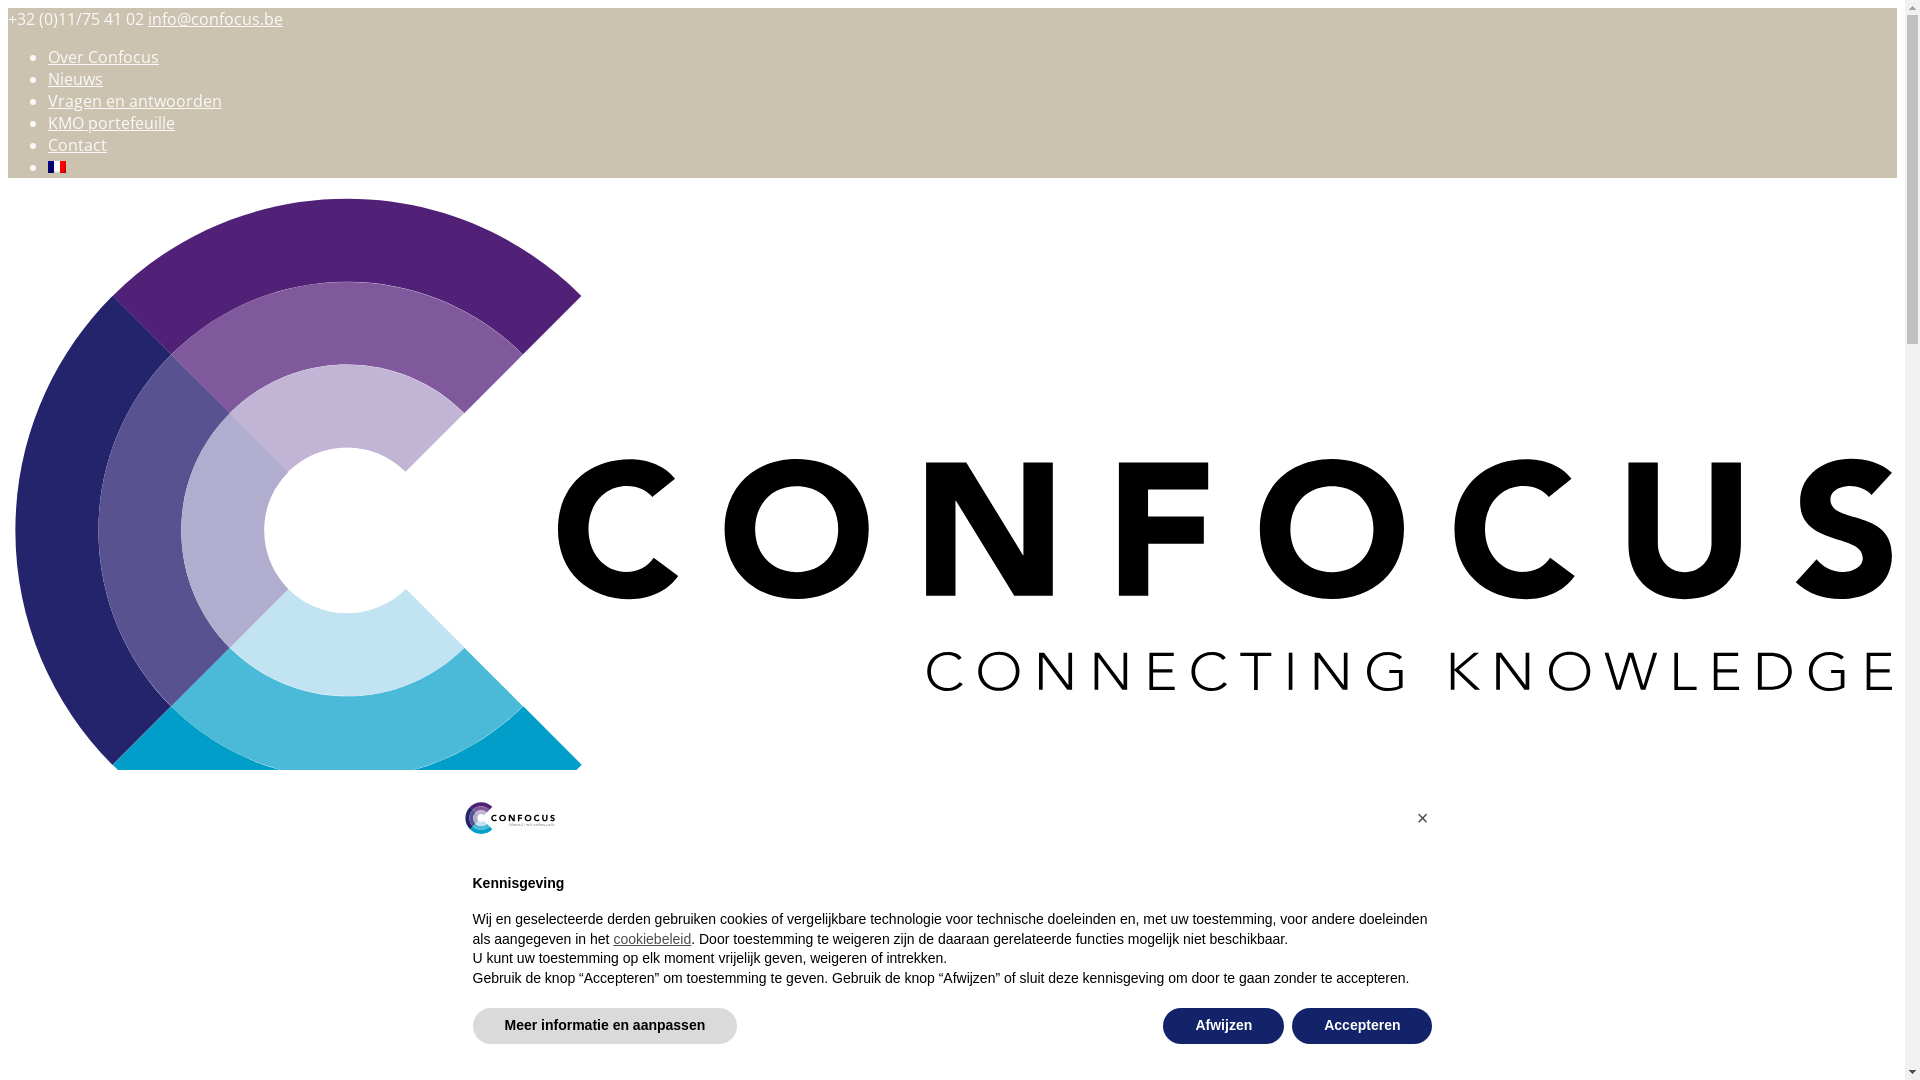  I want to click on 'Nieuws', so click(75, 77).